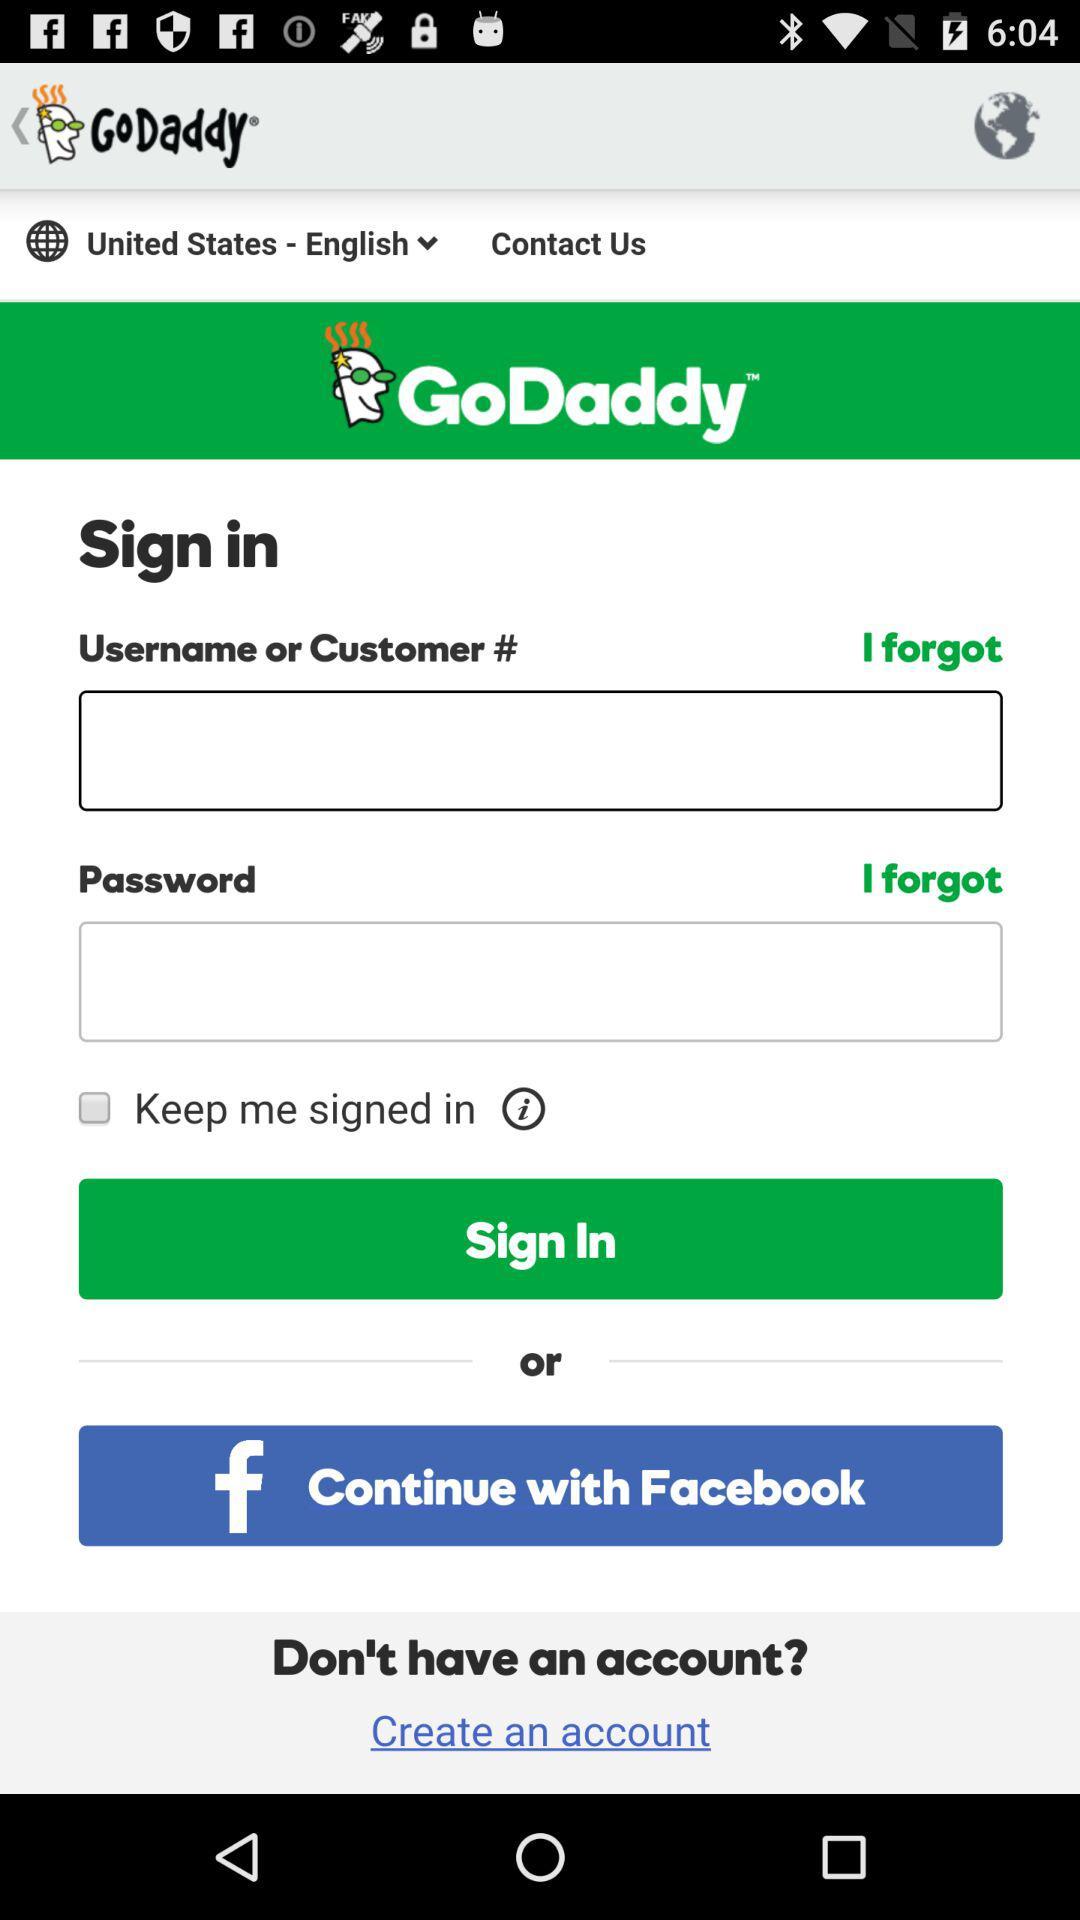 This screenshot has width=1080, height=1920. I want to click on account, so click(540, 991).